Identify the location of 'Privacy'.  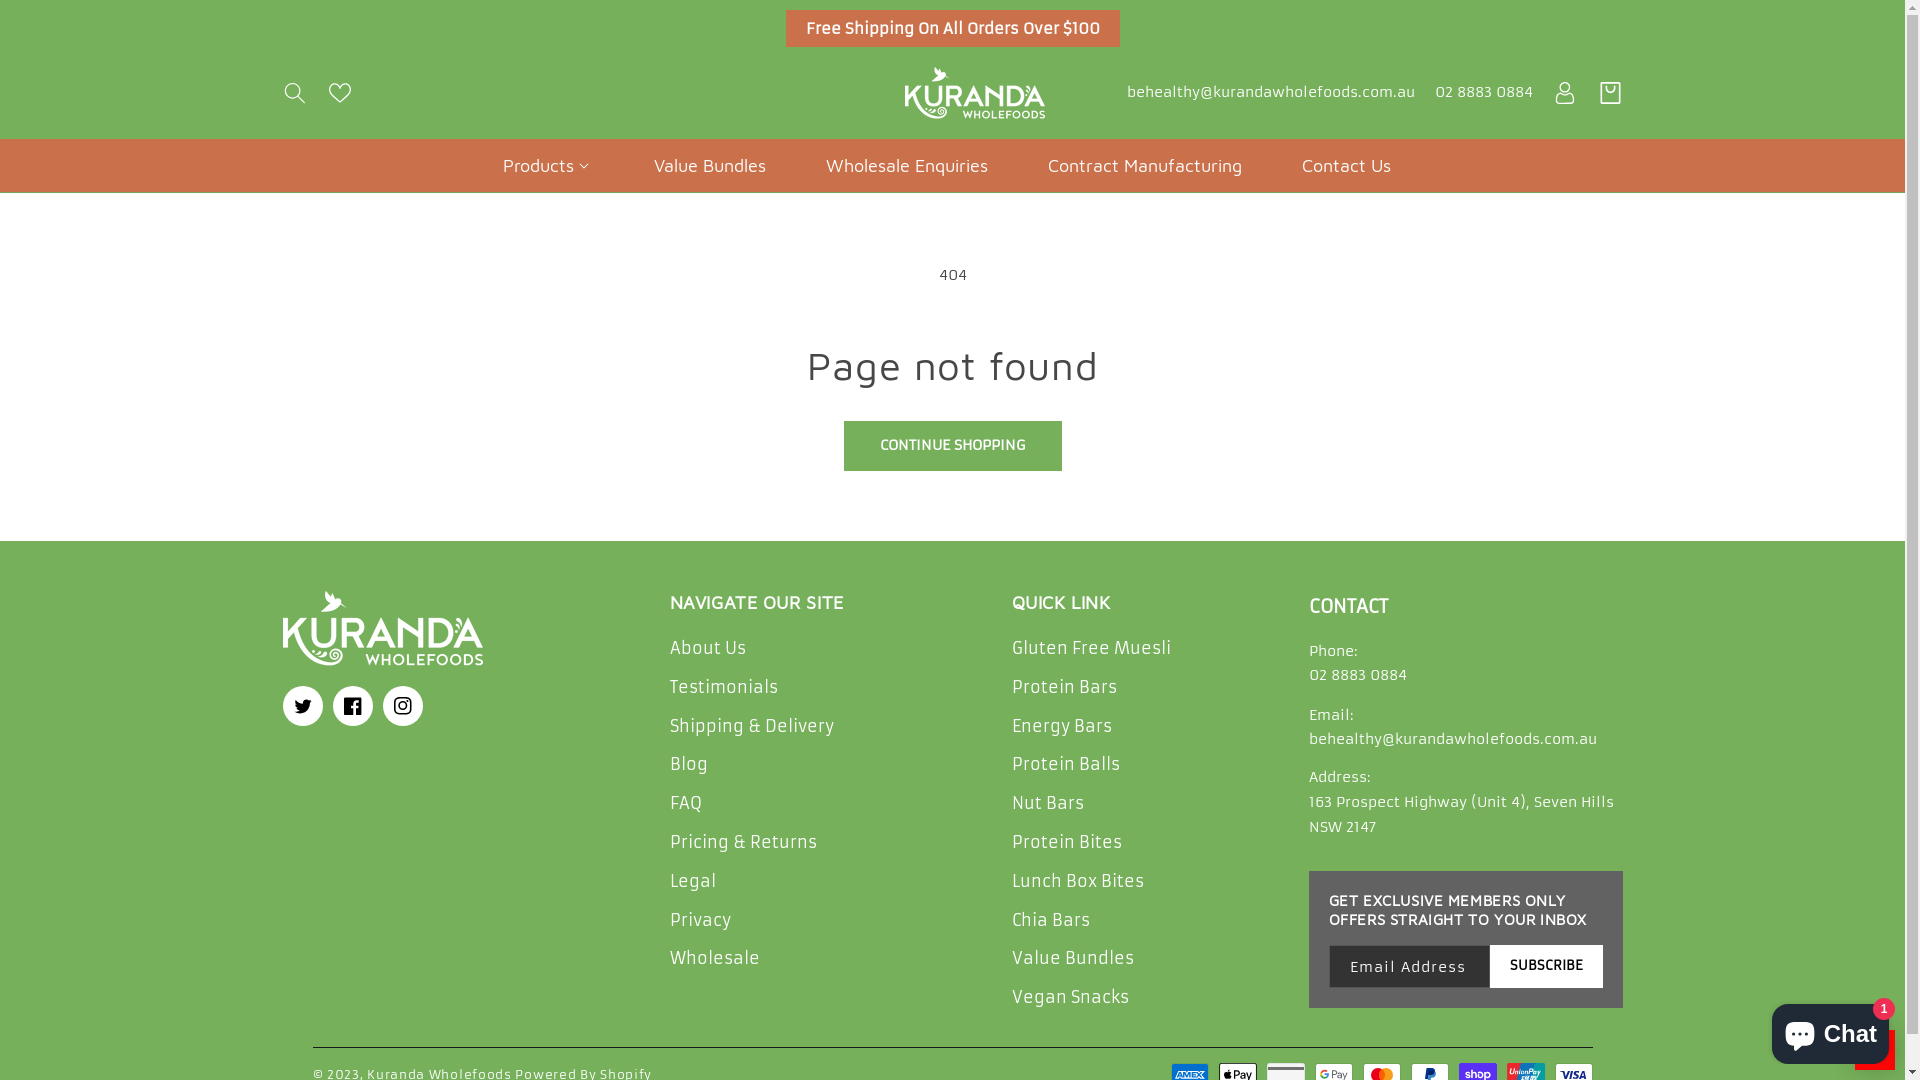
(700, 920).